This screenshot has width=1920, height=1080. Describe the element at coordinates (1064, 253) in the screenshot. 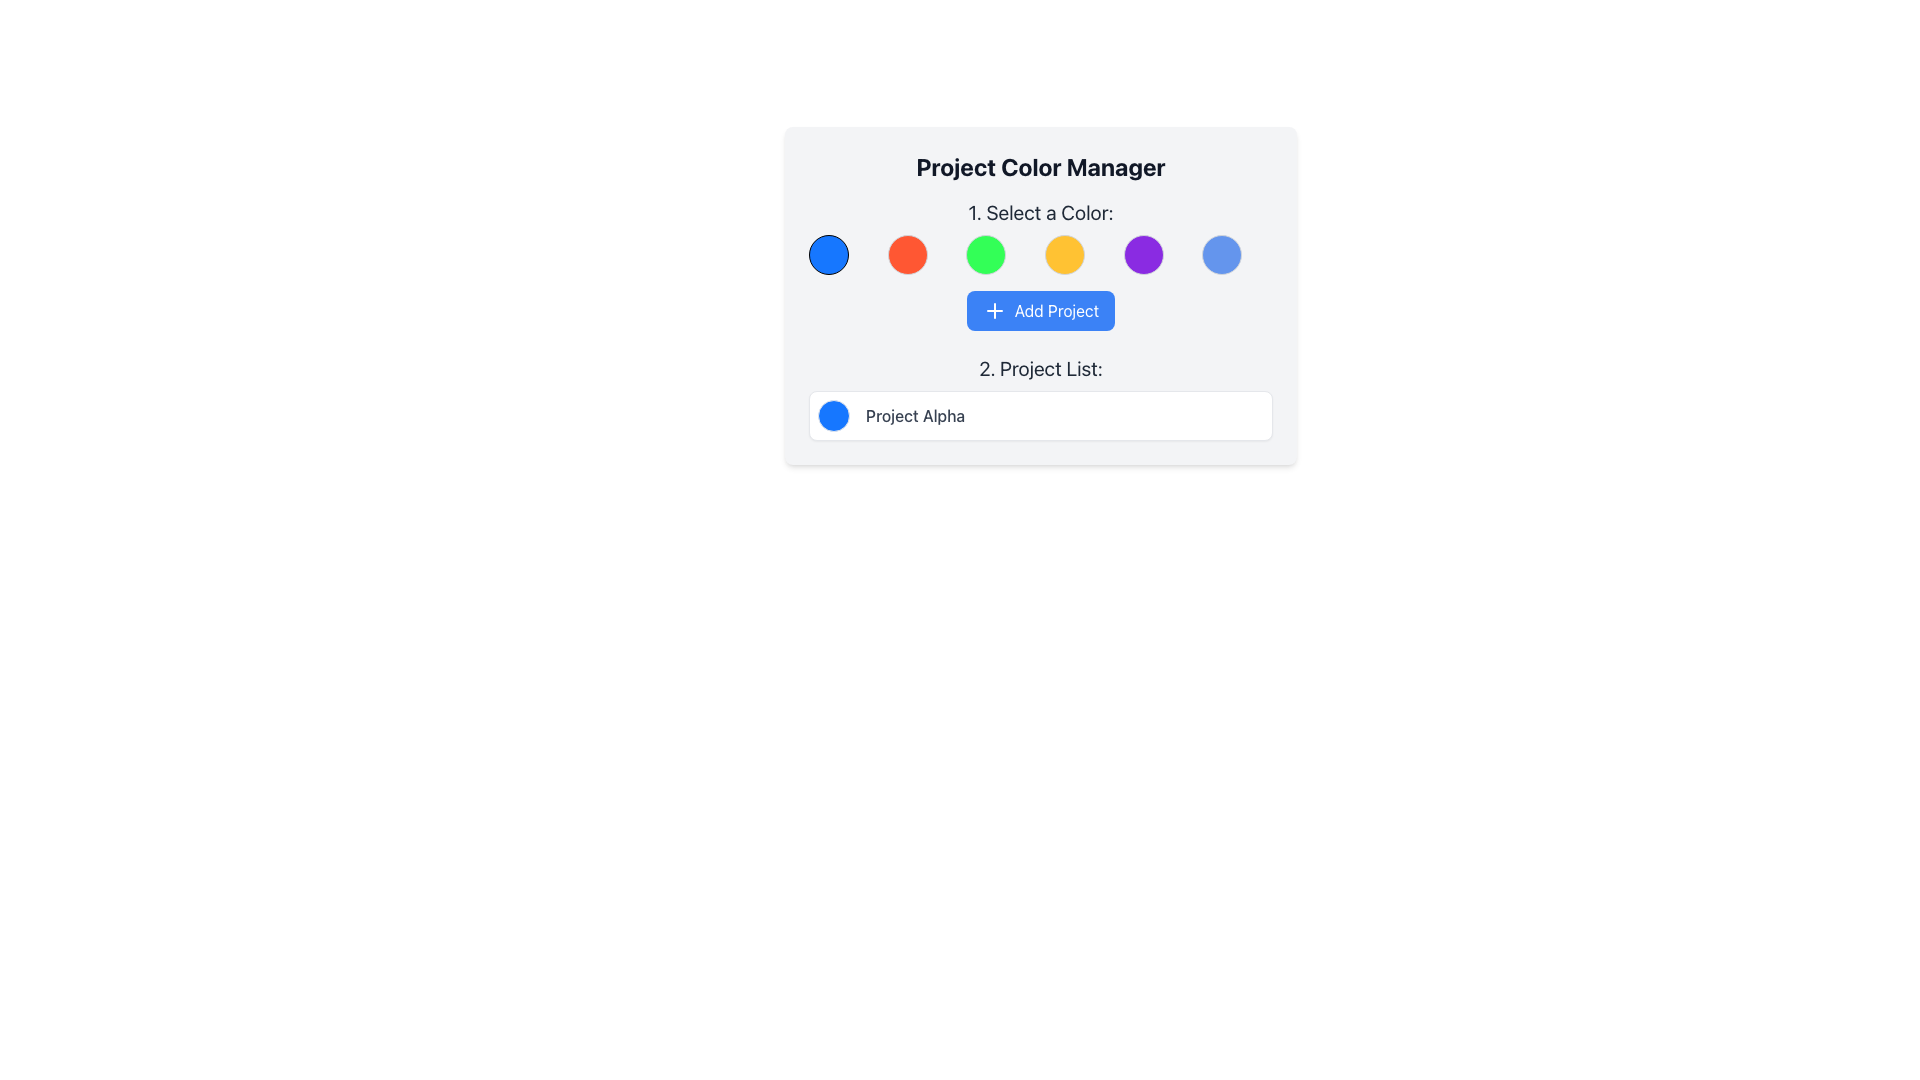

I see `the fourth circular color selection option labeled '1. Select a Color'` at that location.